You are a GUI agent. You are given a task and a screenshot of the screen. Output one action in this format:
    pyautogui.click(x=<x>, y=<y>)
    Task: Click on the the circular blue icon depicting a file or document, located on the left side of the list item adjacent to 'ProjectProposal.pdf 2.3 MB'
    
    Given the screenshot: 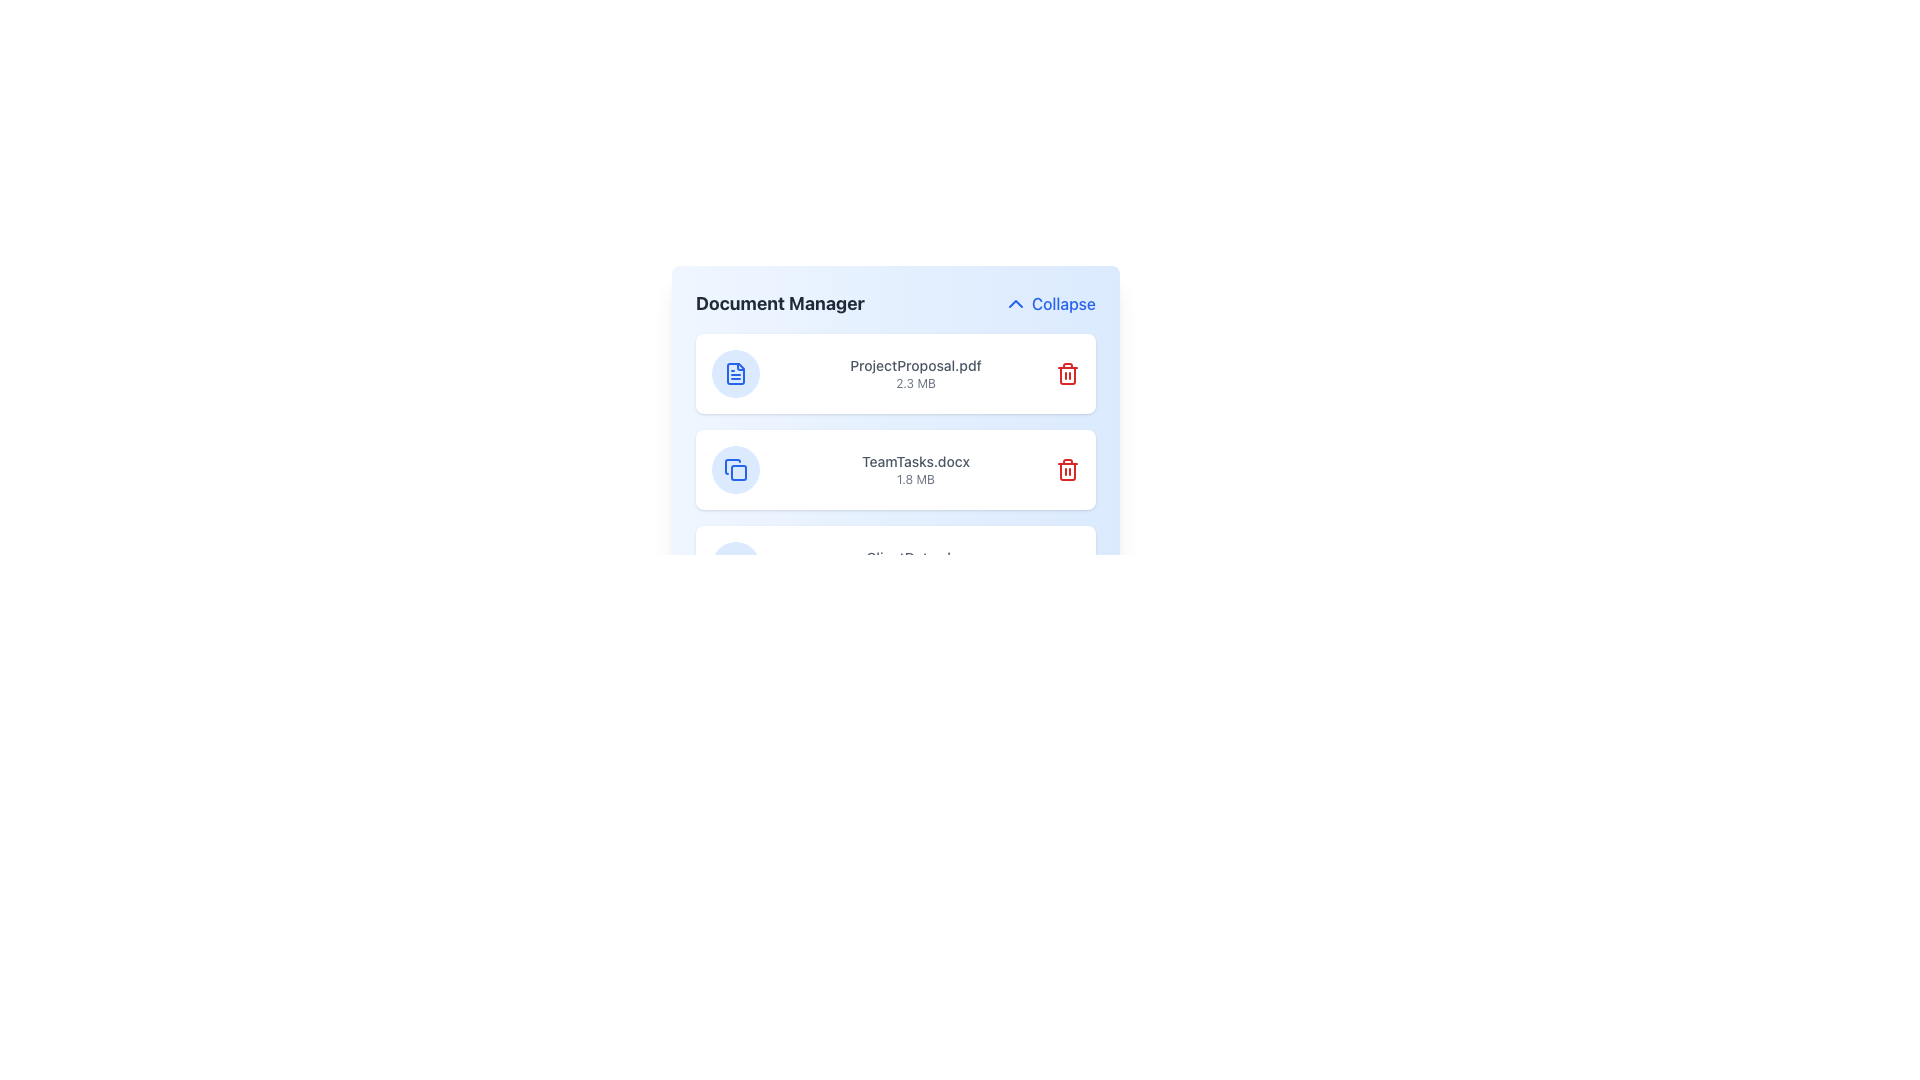 What is the action you would take?
    pyautogui.click(x=734, y=374)
    